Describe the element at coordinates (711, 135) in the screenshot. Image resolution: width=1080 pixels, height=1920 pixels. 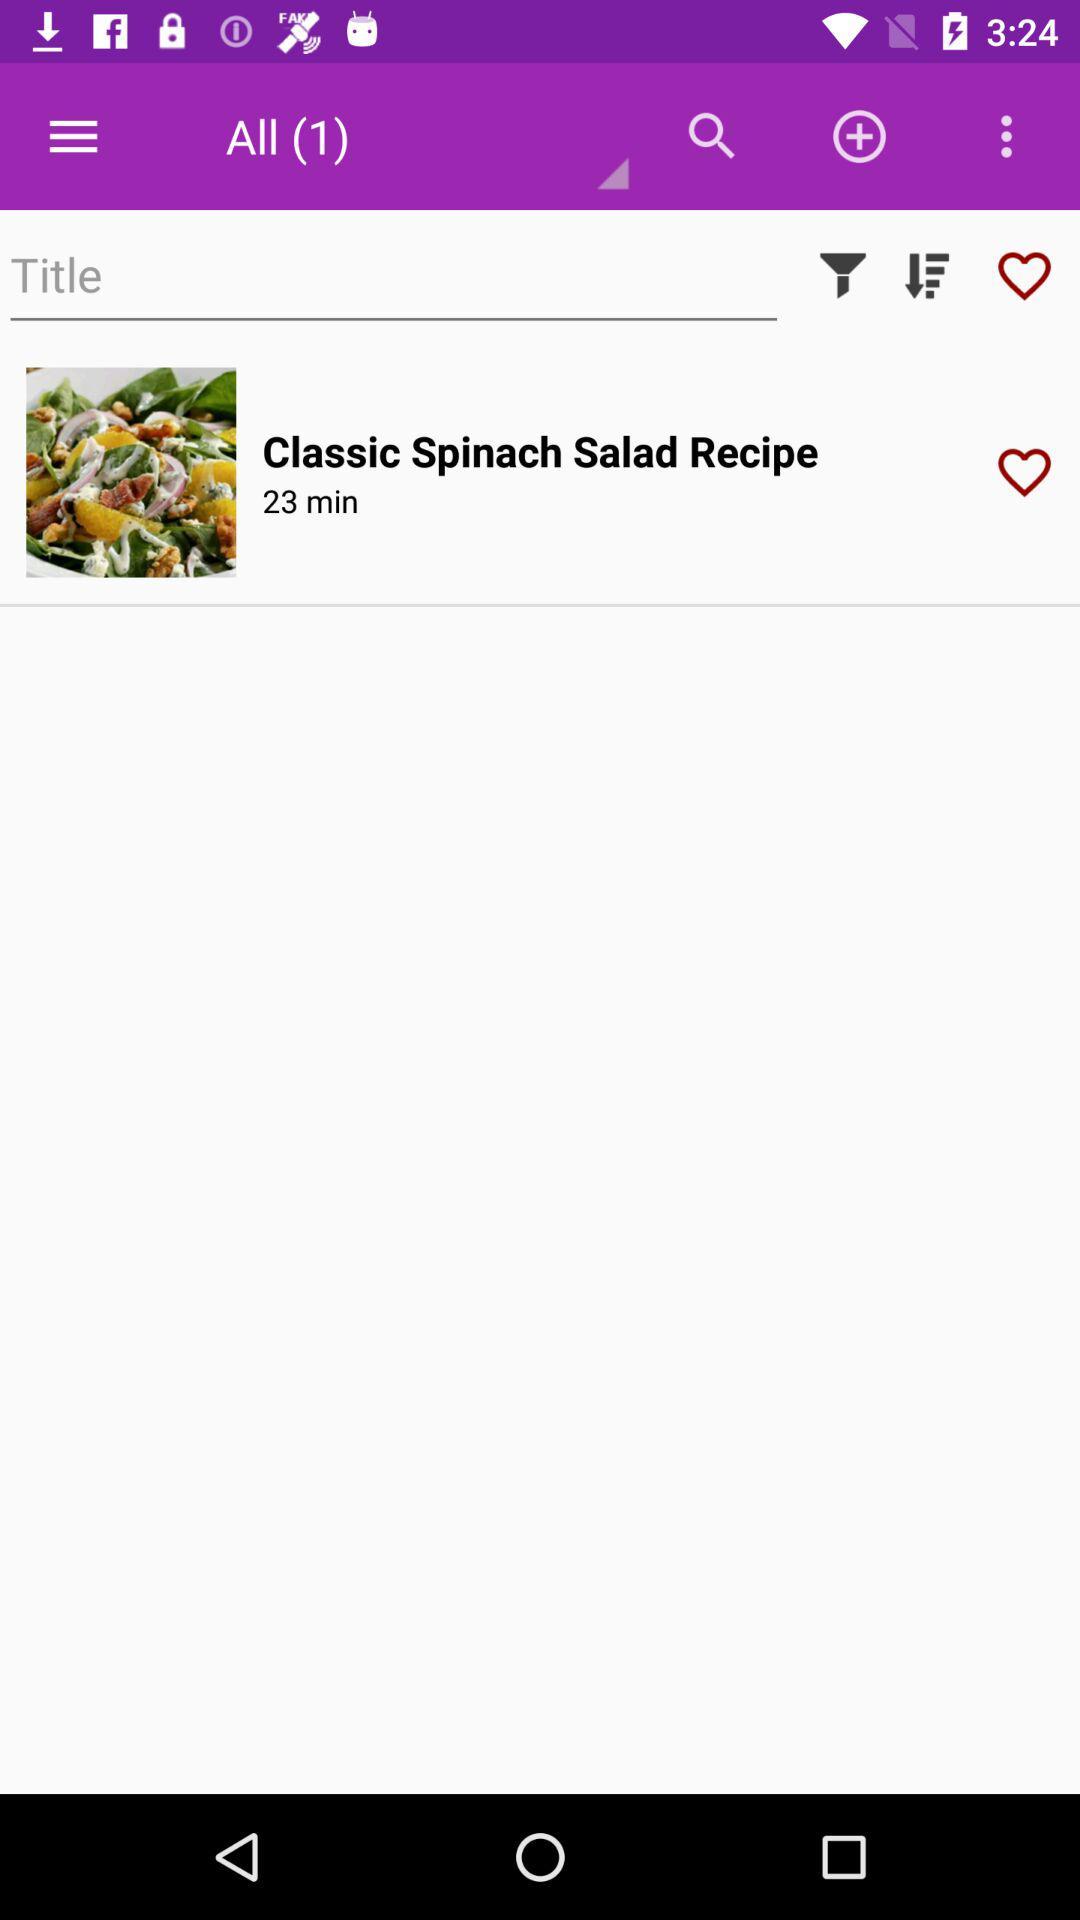
I see `icon to the right of all (1)` at that location.